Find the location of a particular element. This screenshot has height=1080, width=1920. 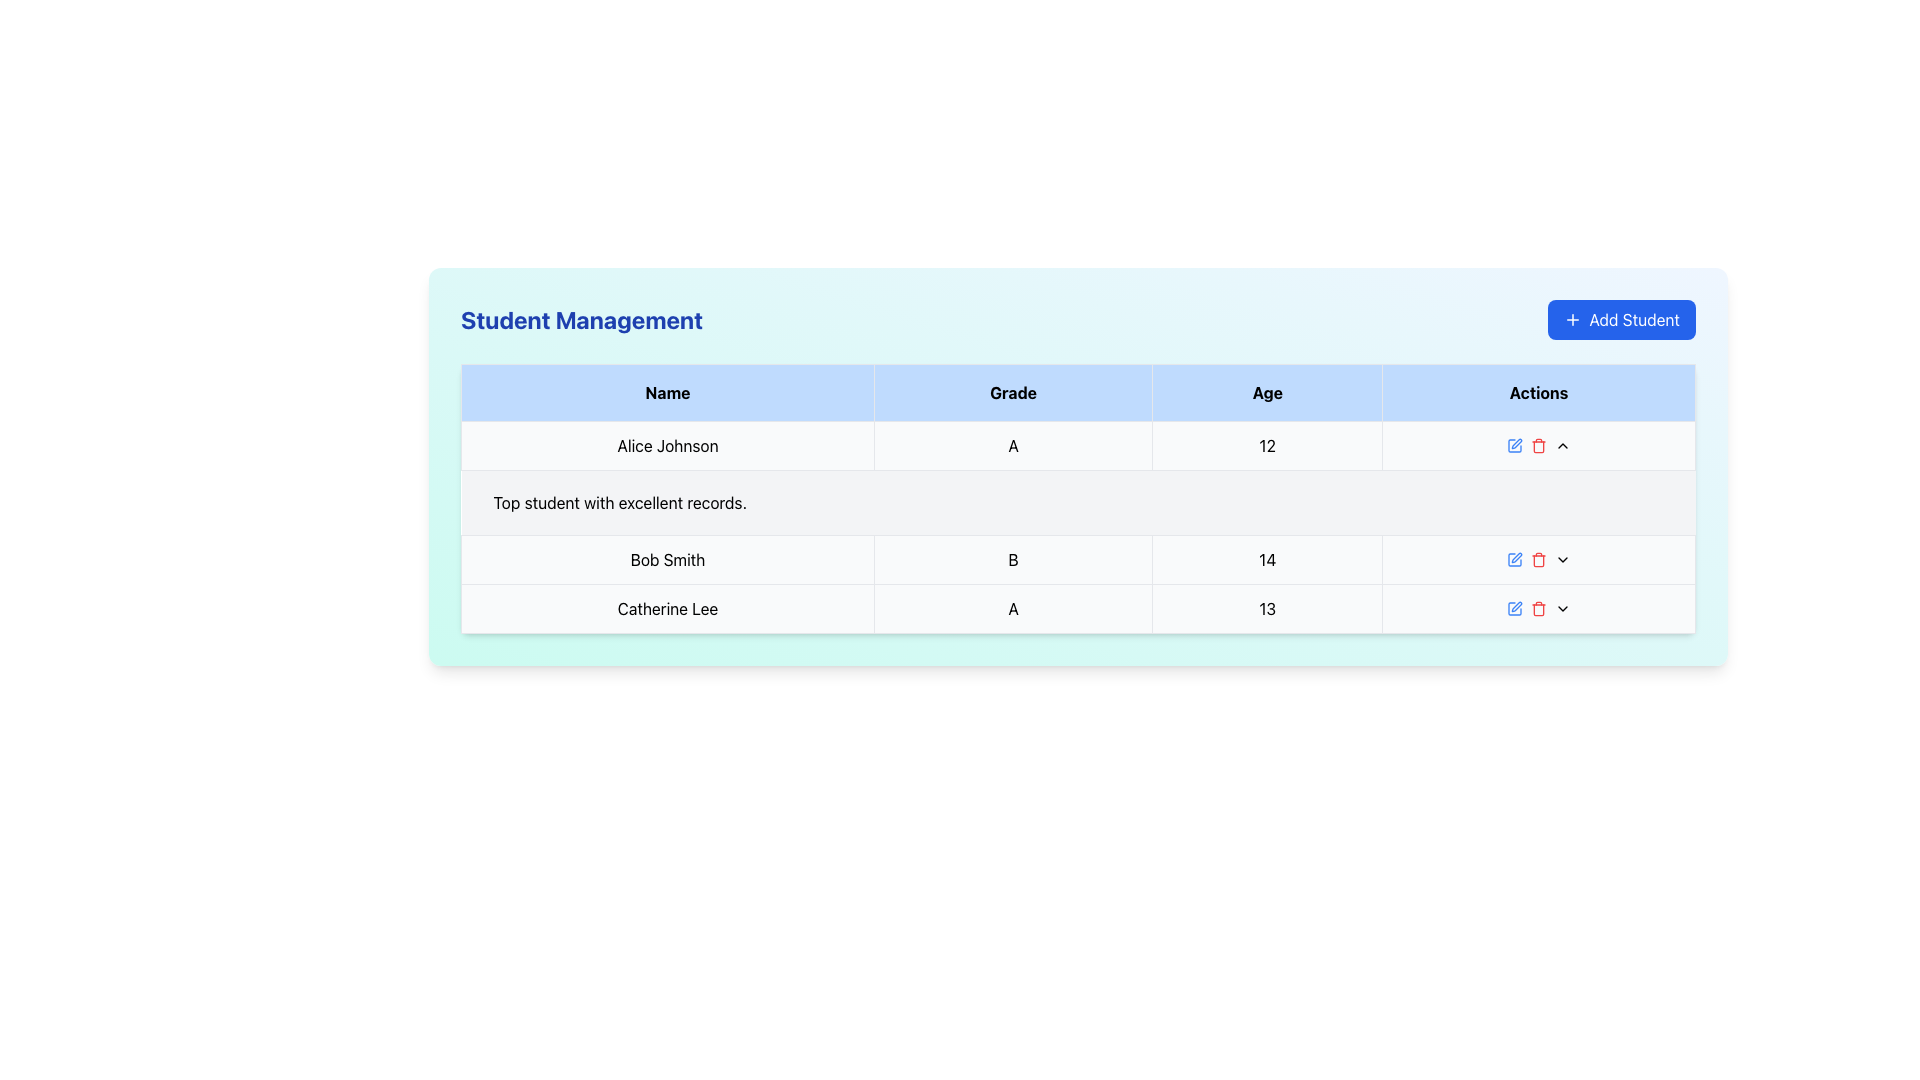

on the first student record row in the 'Student Management' table, which includes the student's name, grade, and age, and provides action buttons for interaction is located at coordinates (1077, 445).